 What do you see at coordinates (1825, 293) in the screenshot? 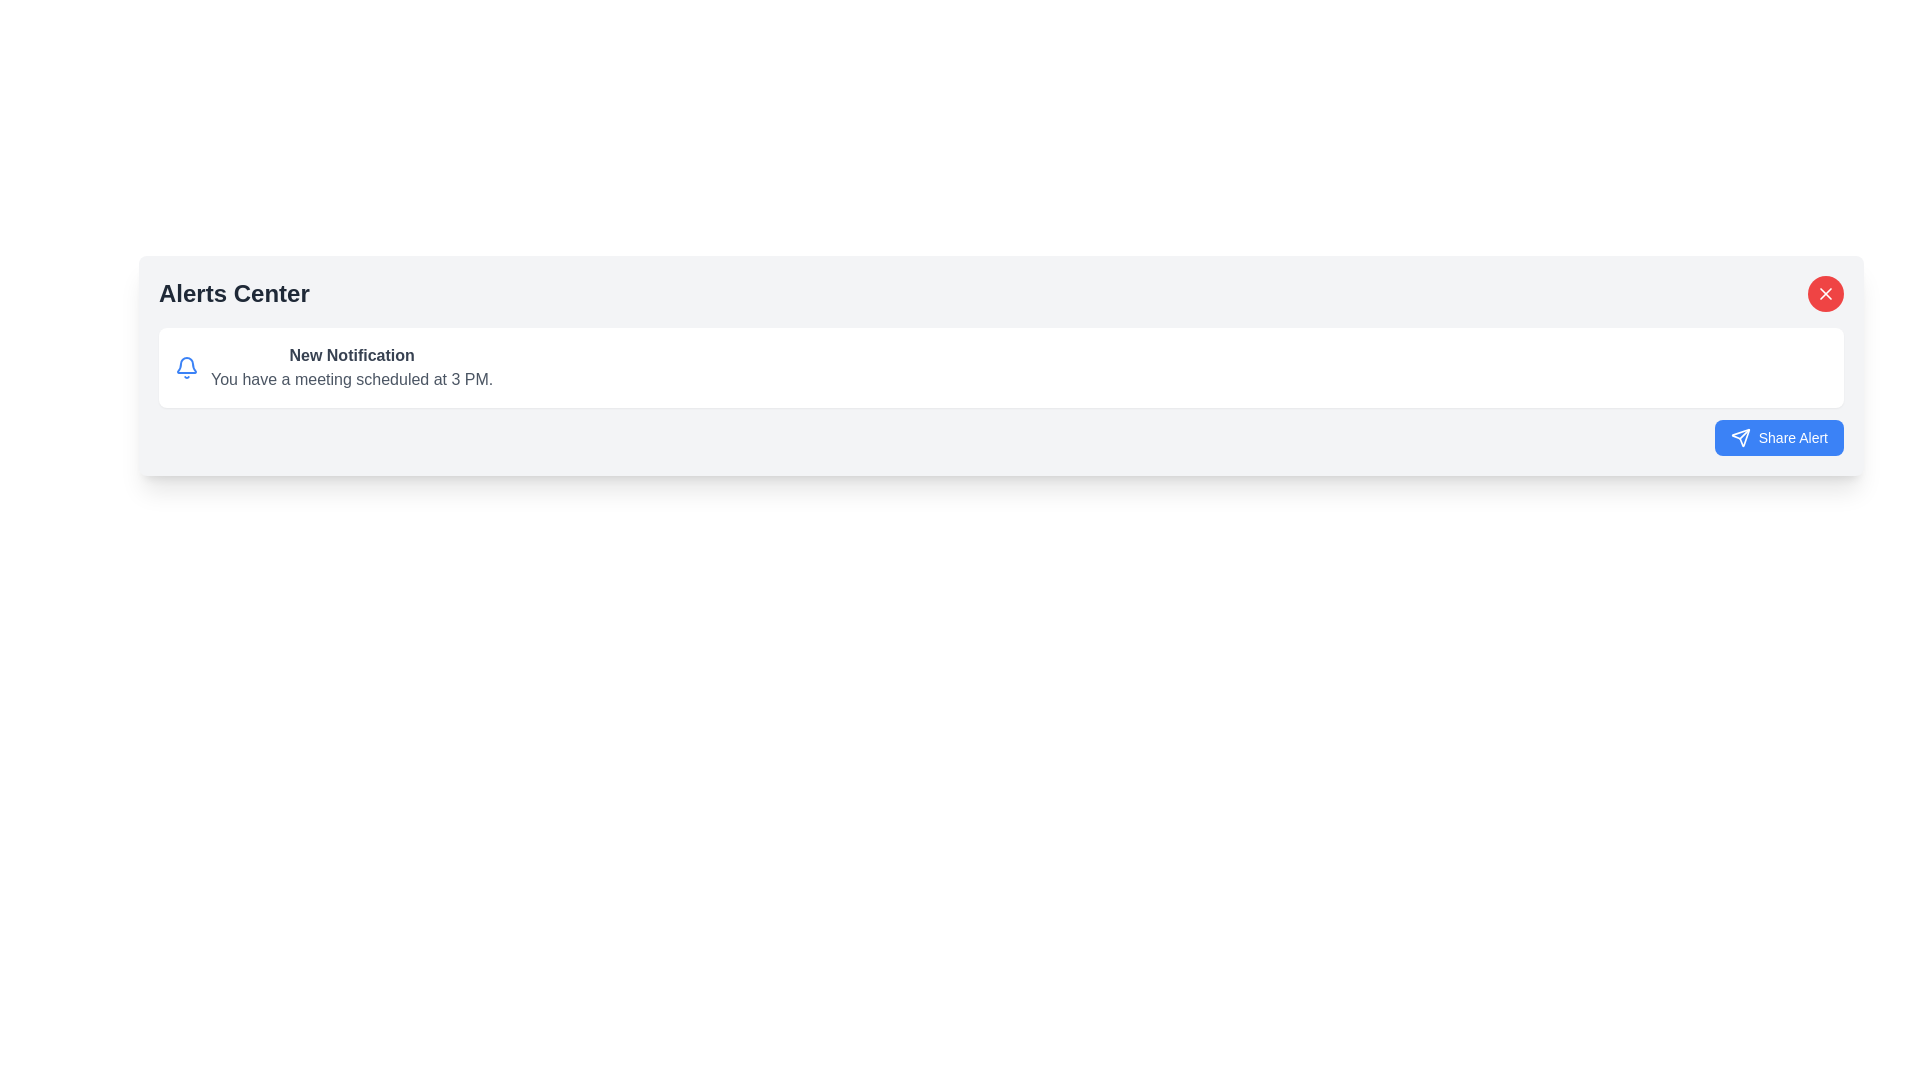
I see `the dismiss button located in the top-right corner beside the text 'Alerts Center'` at bounding box center [1825, 293].